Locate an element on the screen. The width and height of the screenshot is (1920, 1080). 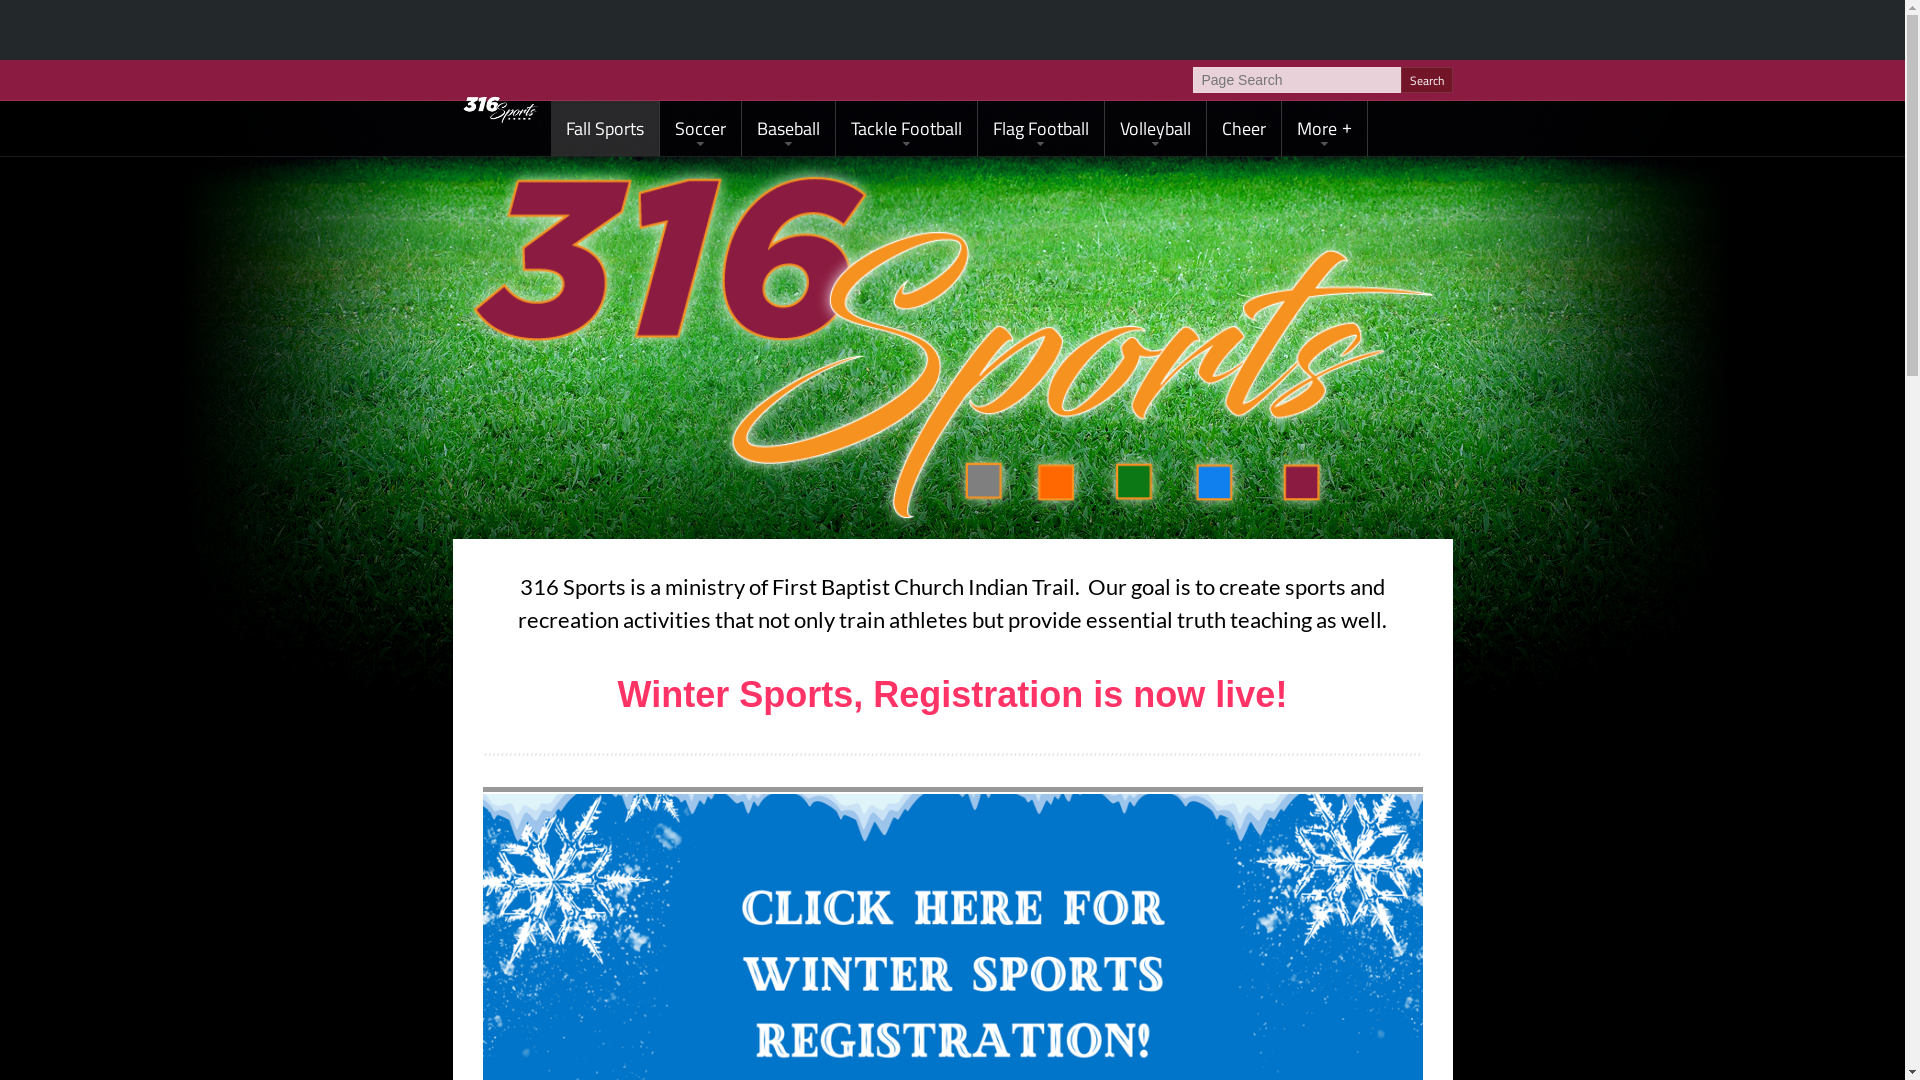
'Soccer' is located at coordinates (660, 128).